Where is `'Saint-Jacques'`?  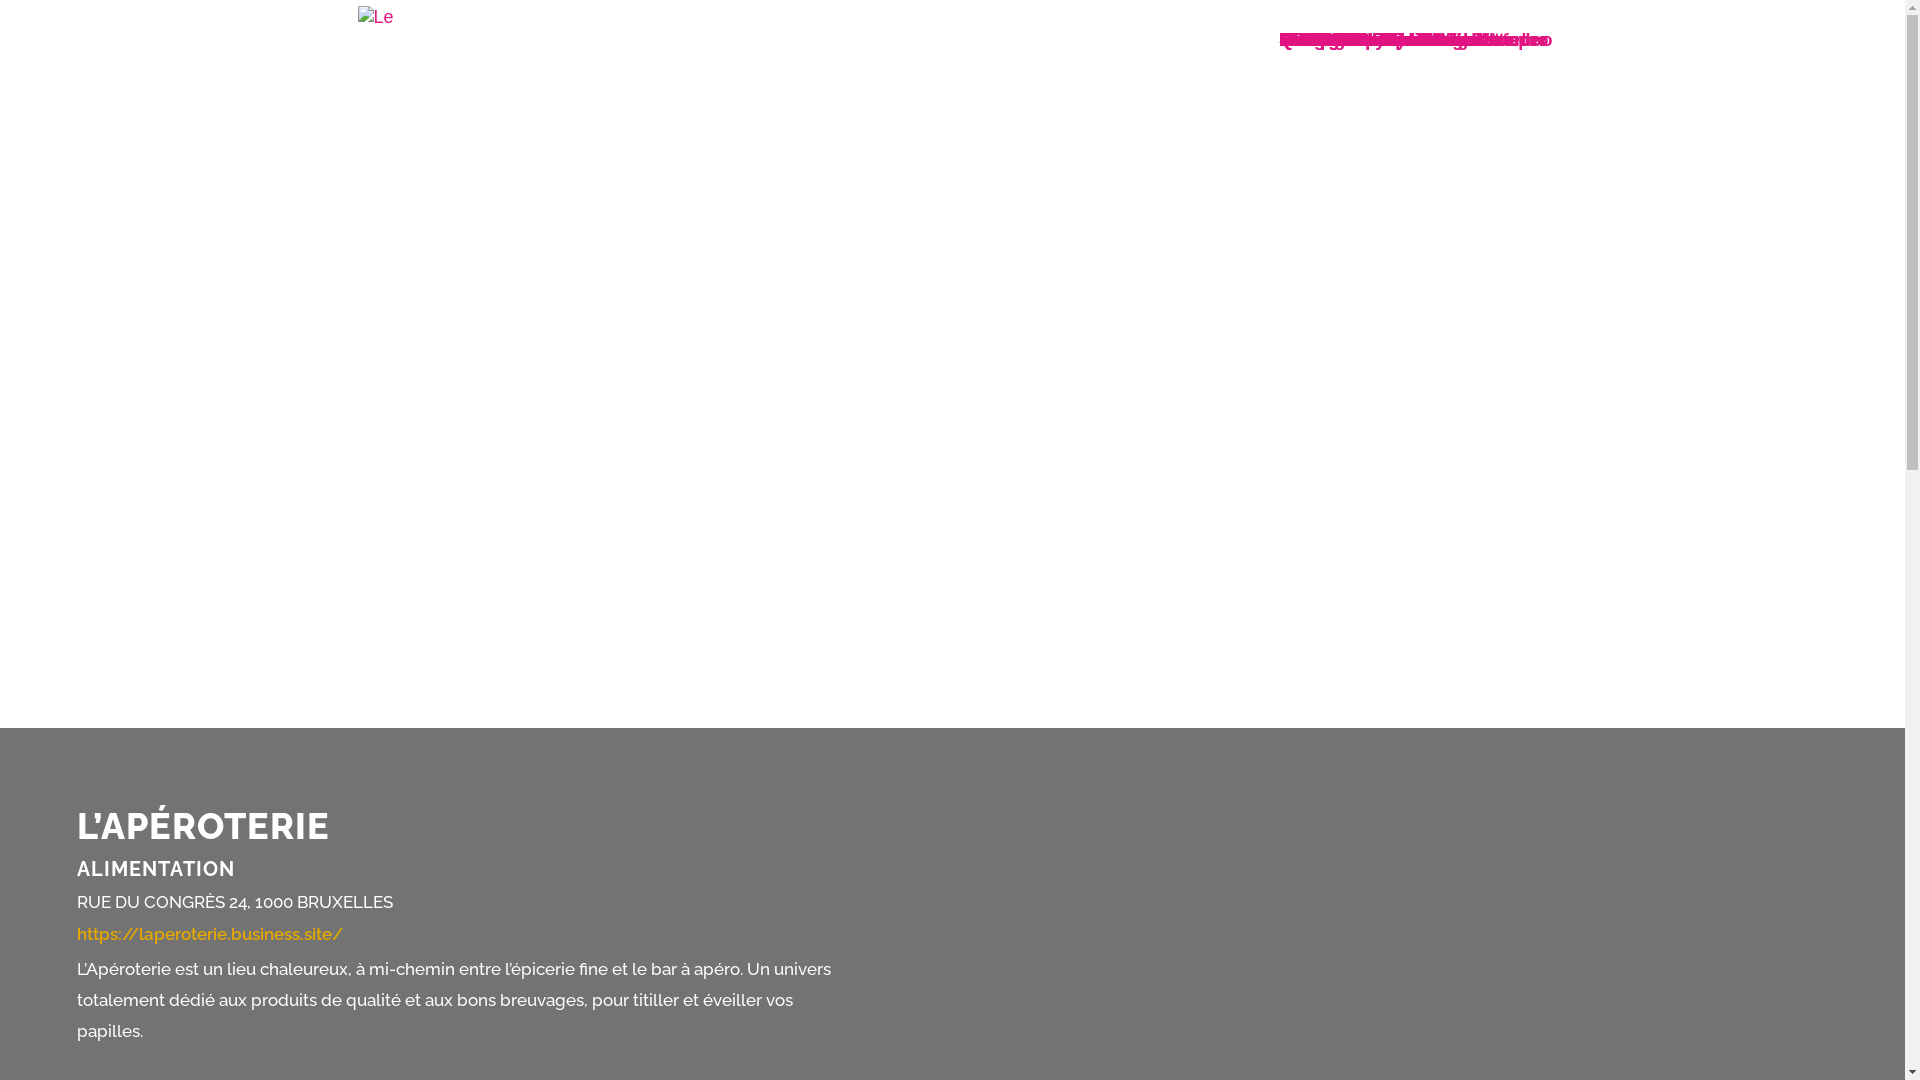
'Saint-Jacques' is located at coordinates (1339, 39).